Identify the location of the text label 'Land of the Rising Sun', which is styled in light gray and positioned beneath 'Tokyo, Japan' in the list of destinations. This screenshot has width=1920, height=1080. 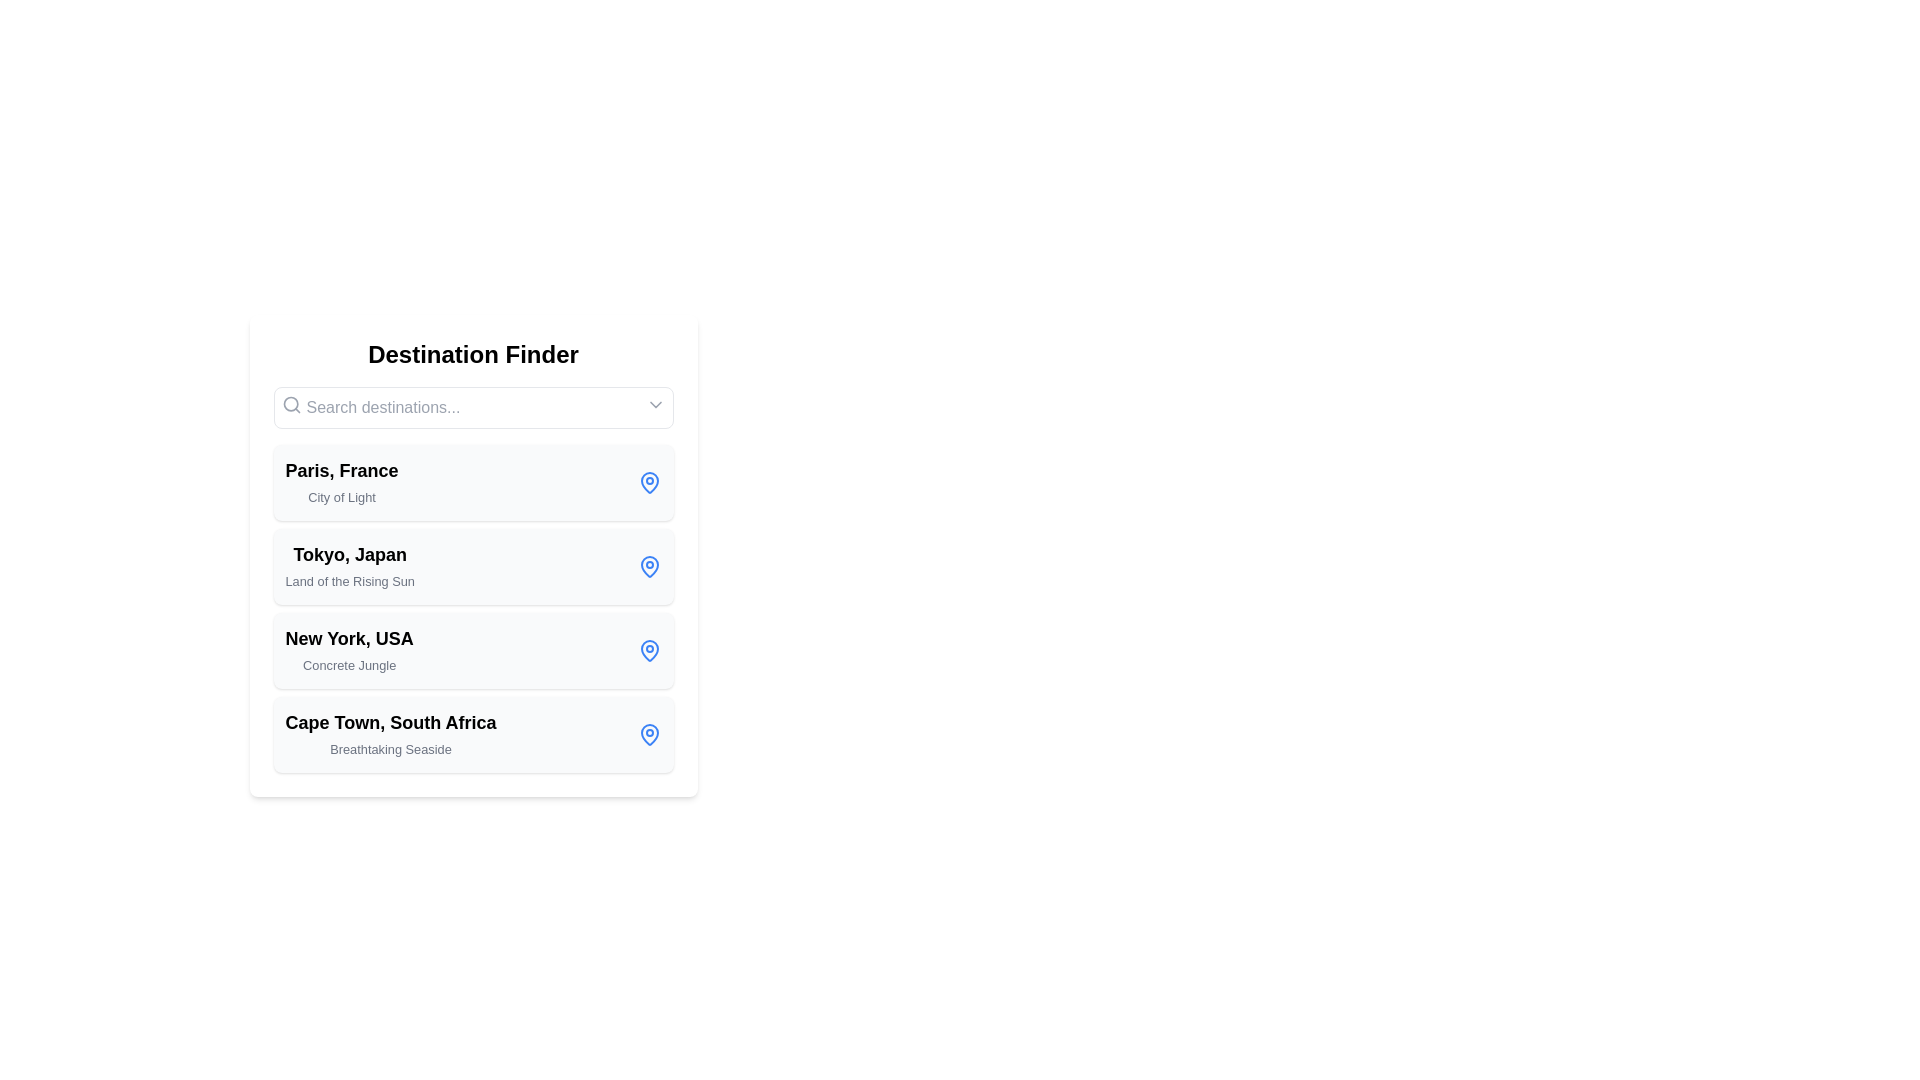
(350, 581).